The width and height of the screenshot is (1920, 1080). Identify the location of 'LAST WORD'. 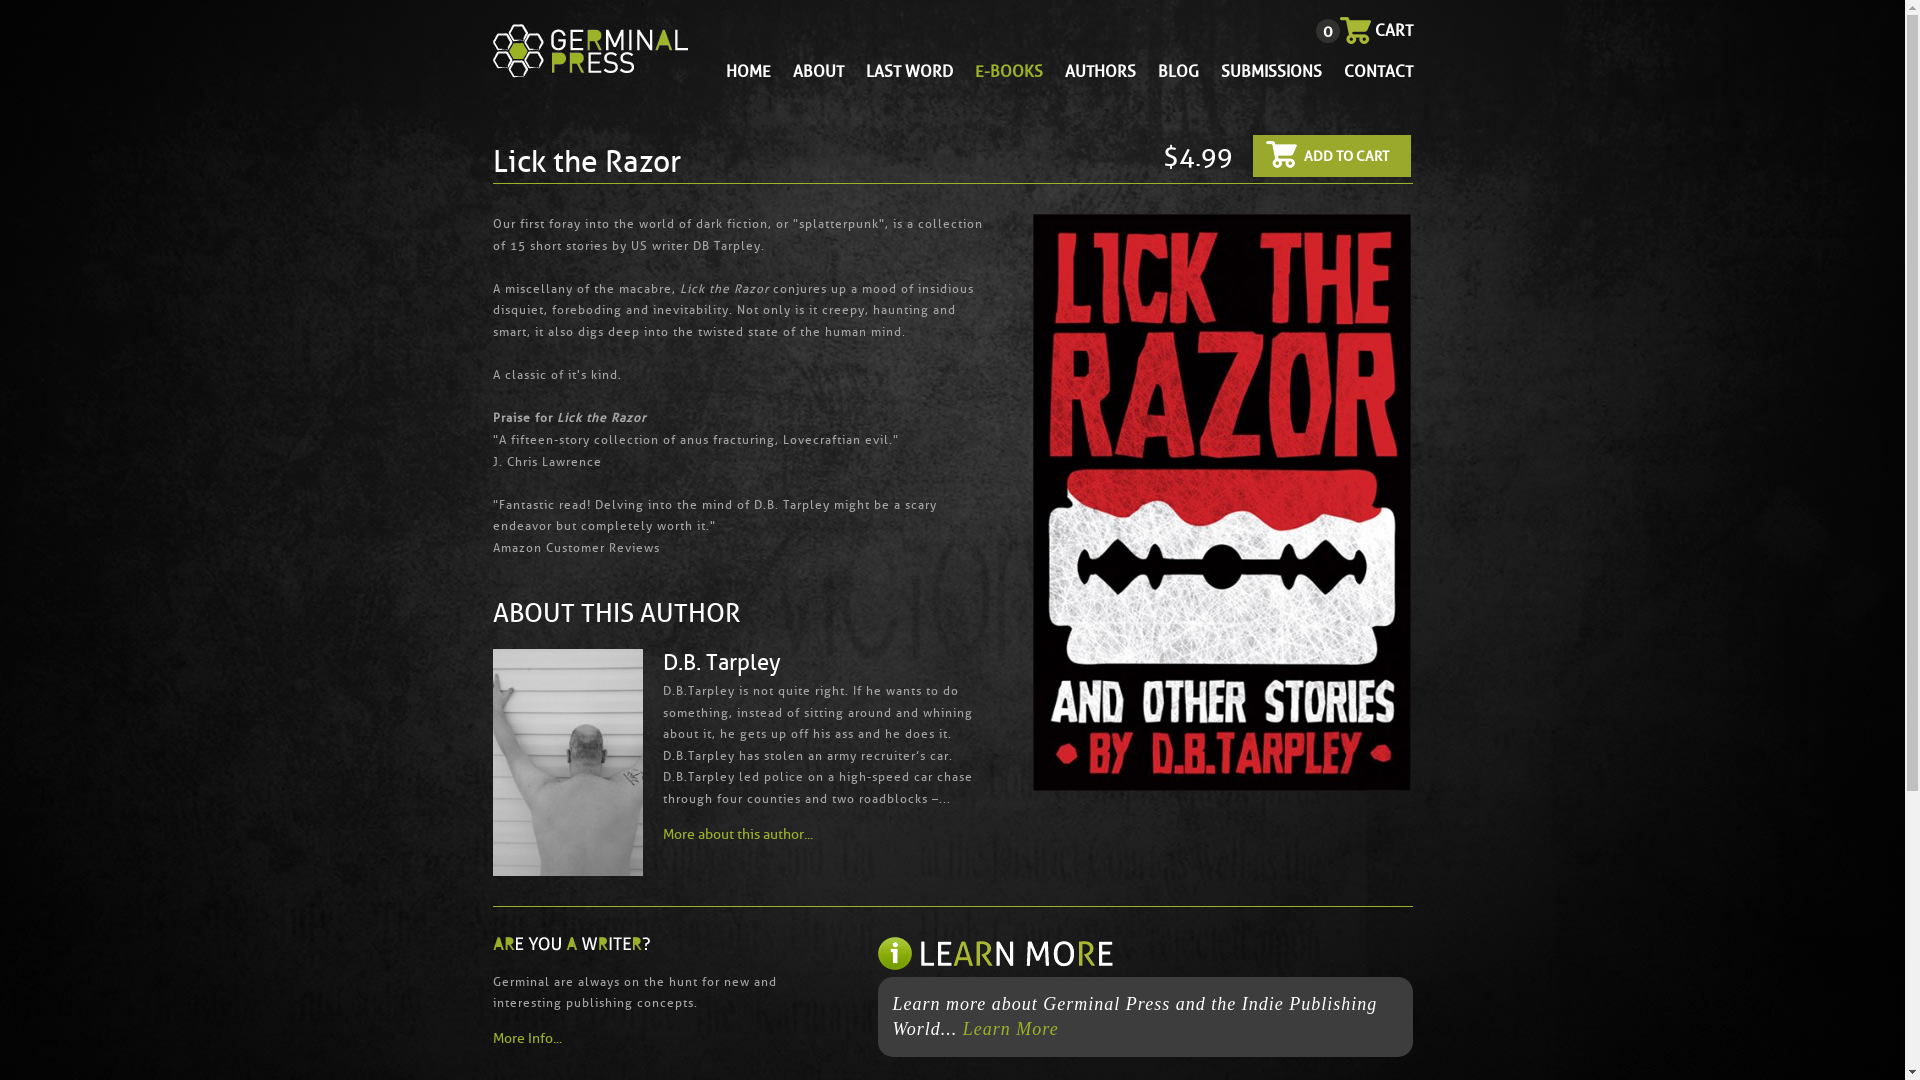
(908, 70).